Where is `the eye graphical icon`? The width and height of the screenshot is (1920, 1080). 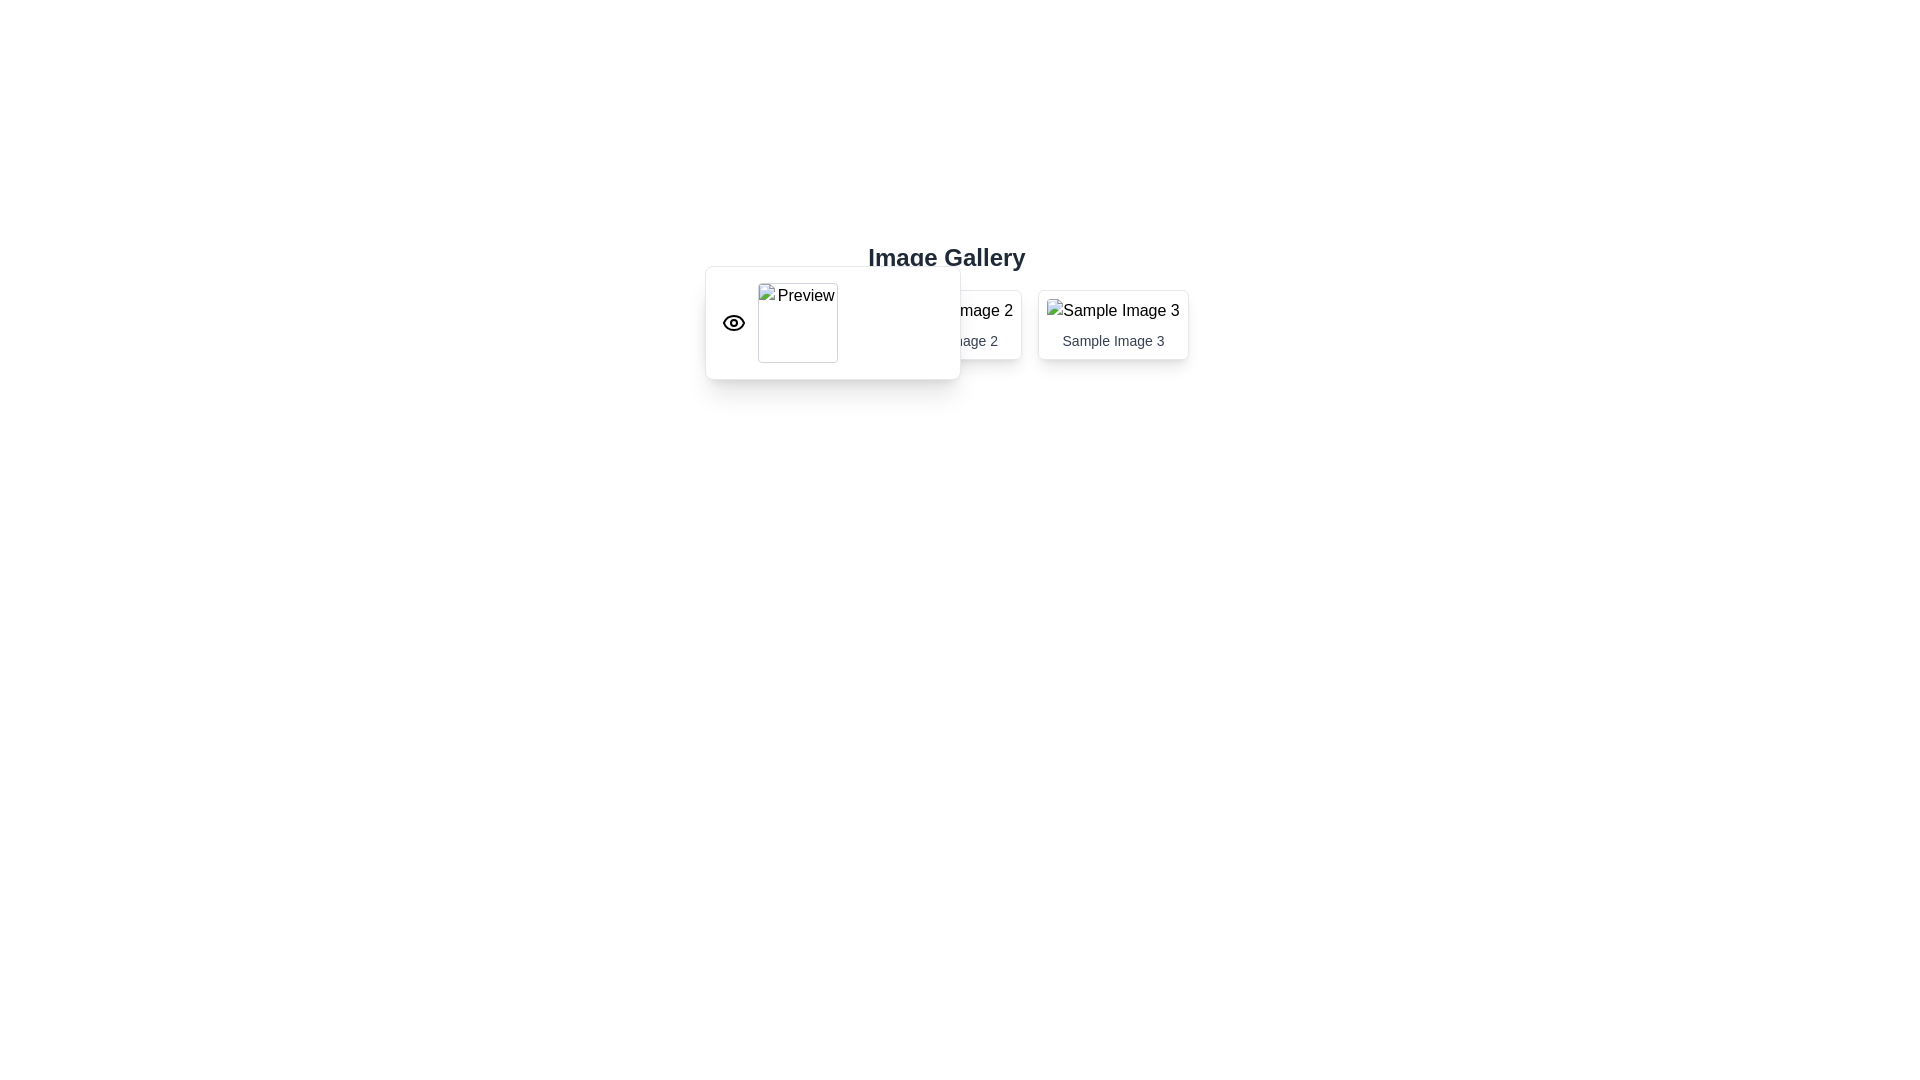 the eye graphical icon is located at coordinates (733, 322).